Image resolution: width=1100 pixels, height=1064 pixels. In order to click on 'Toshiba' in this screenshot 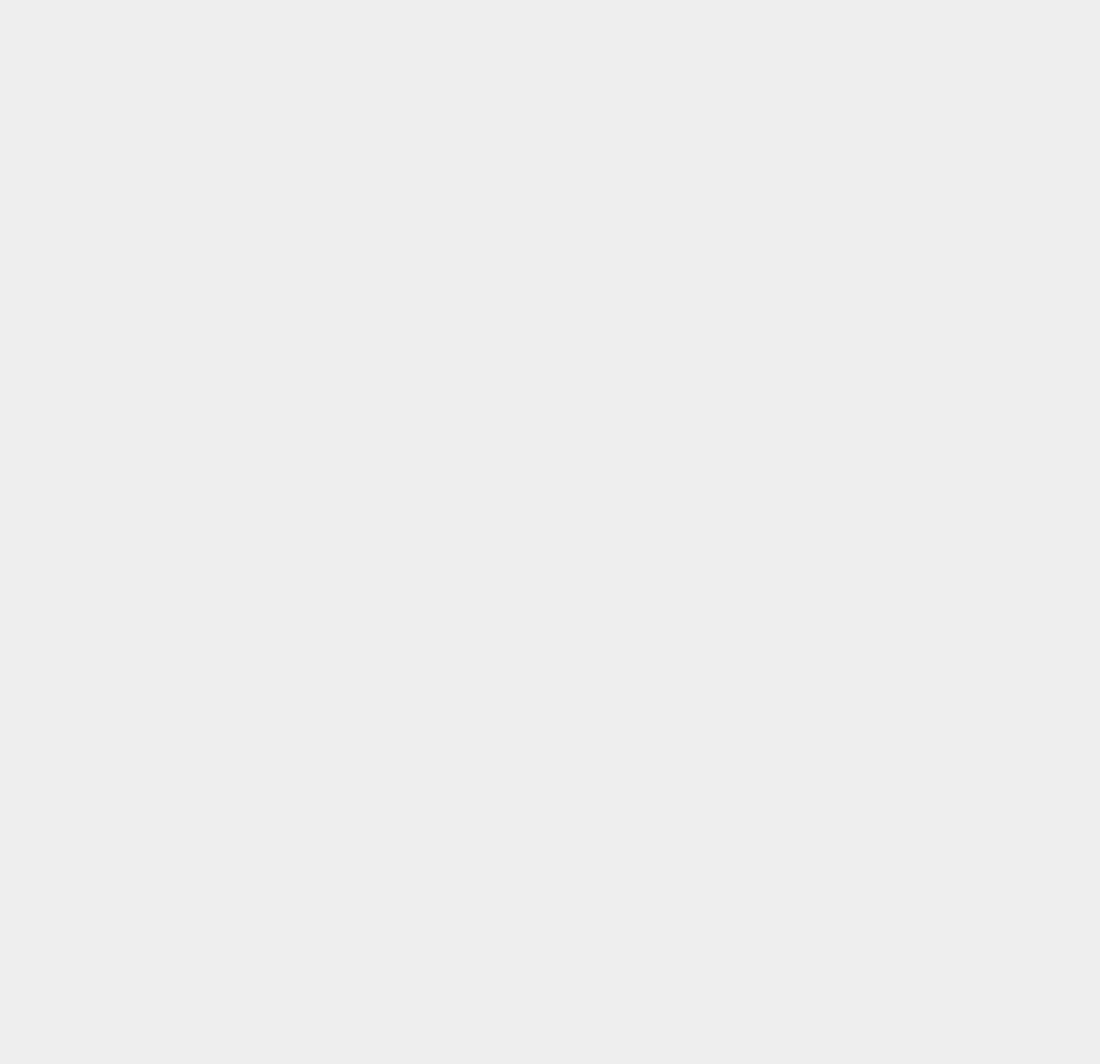, I will do `click(778, 824)`.